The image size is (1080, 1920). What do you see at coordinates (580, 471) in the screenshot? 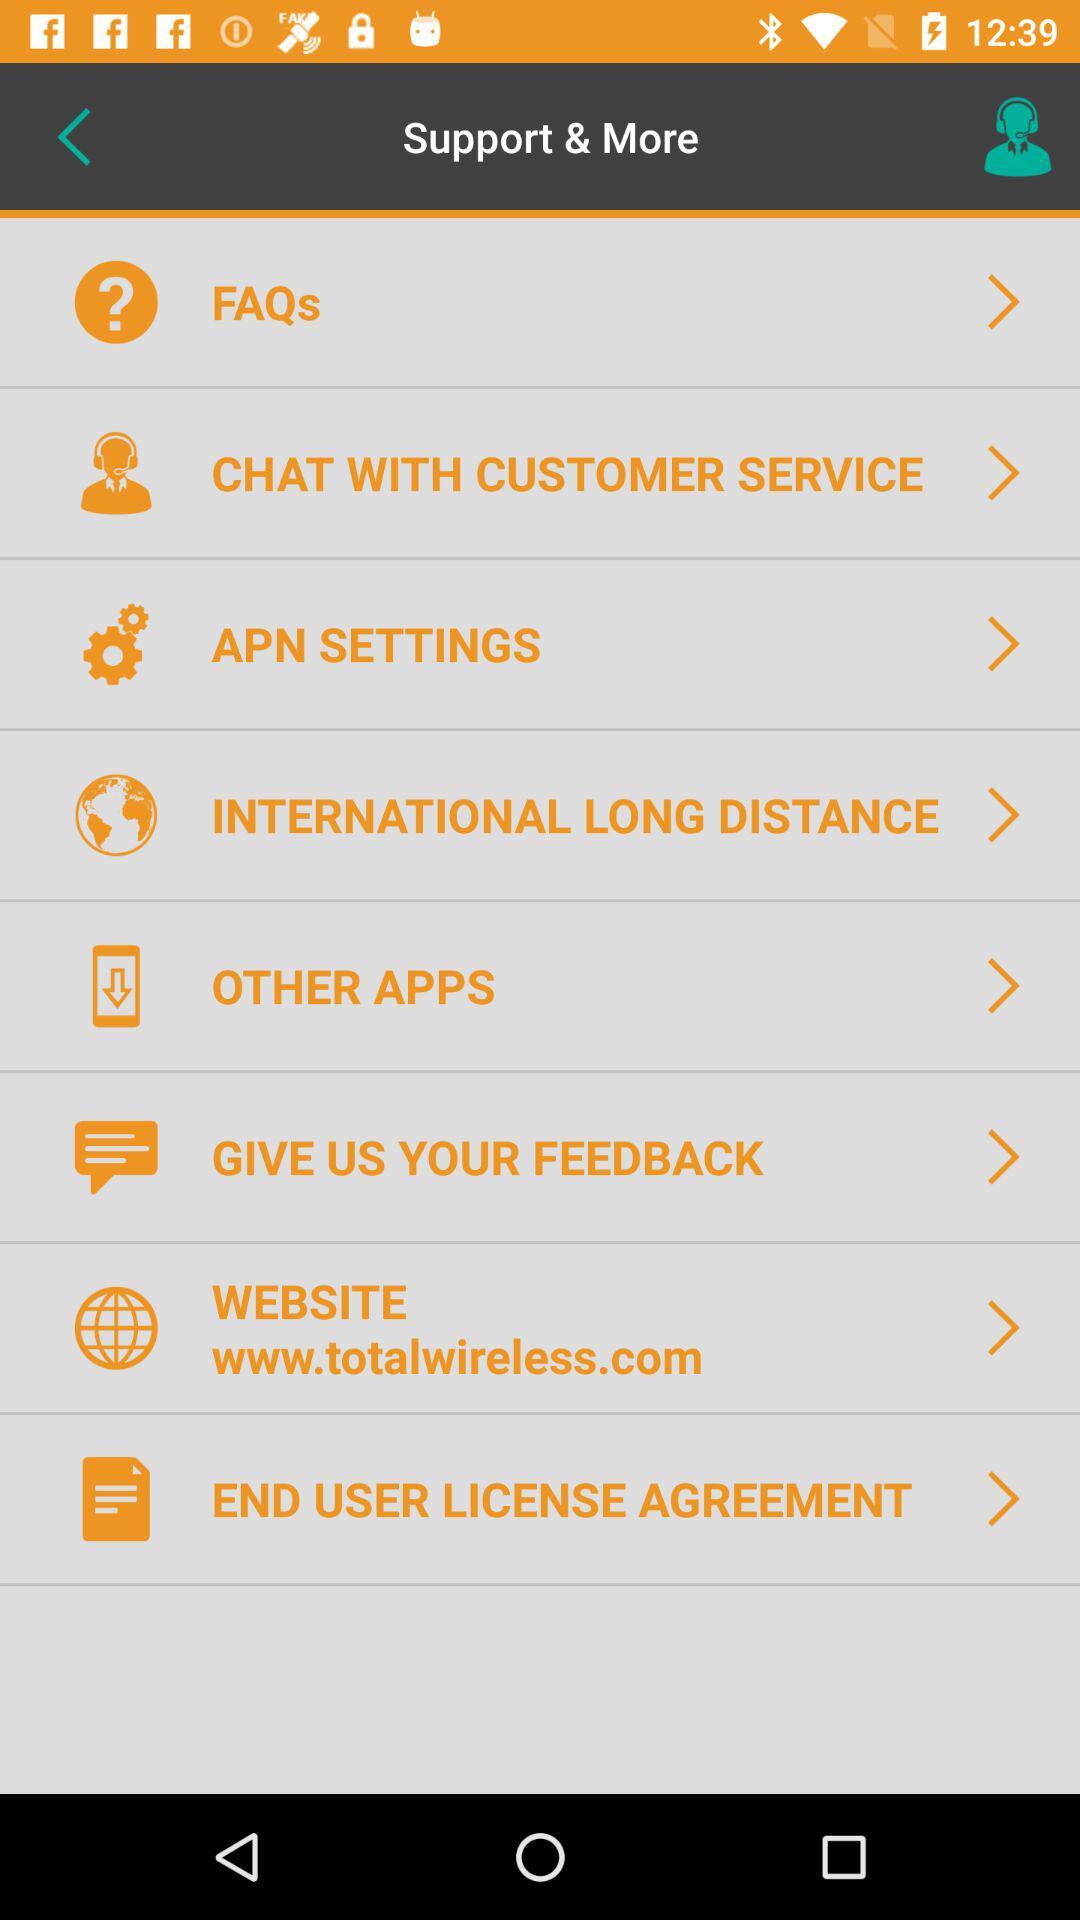
I see `the chat with customer item` at bounding box center [580, 471].